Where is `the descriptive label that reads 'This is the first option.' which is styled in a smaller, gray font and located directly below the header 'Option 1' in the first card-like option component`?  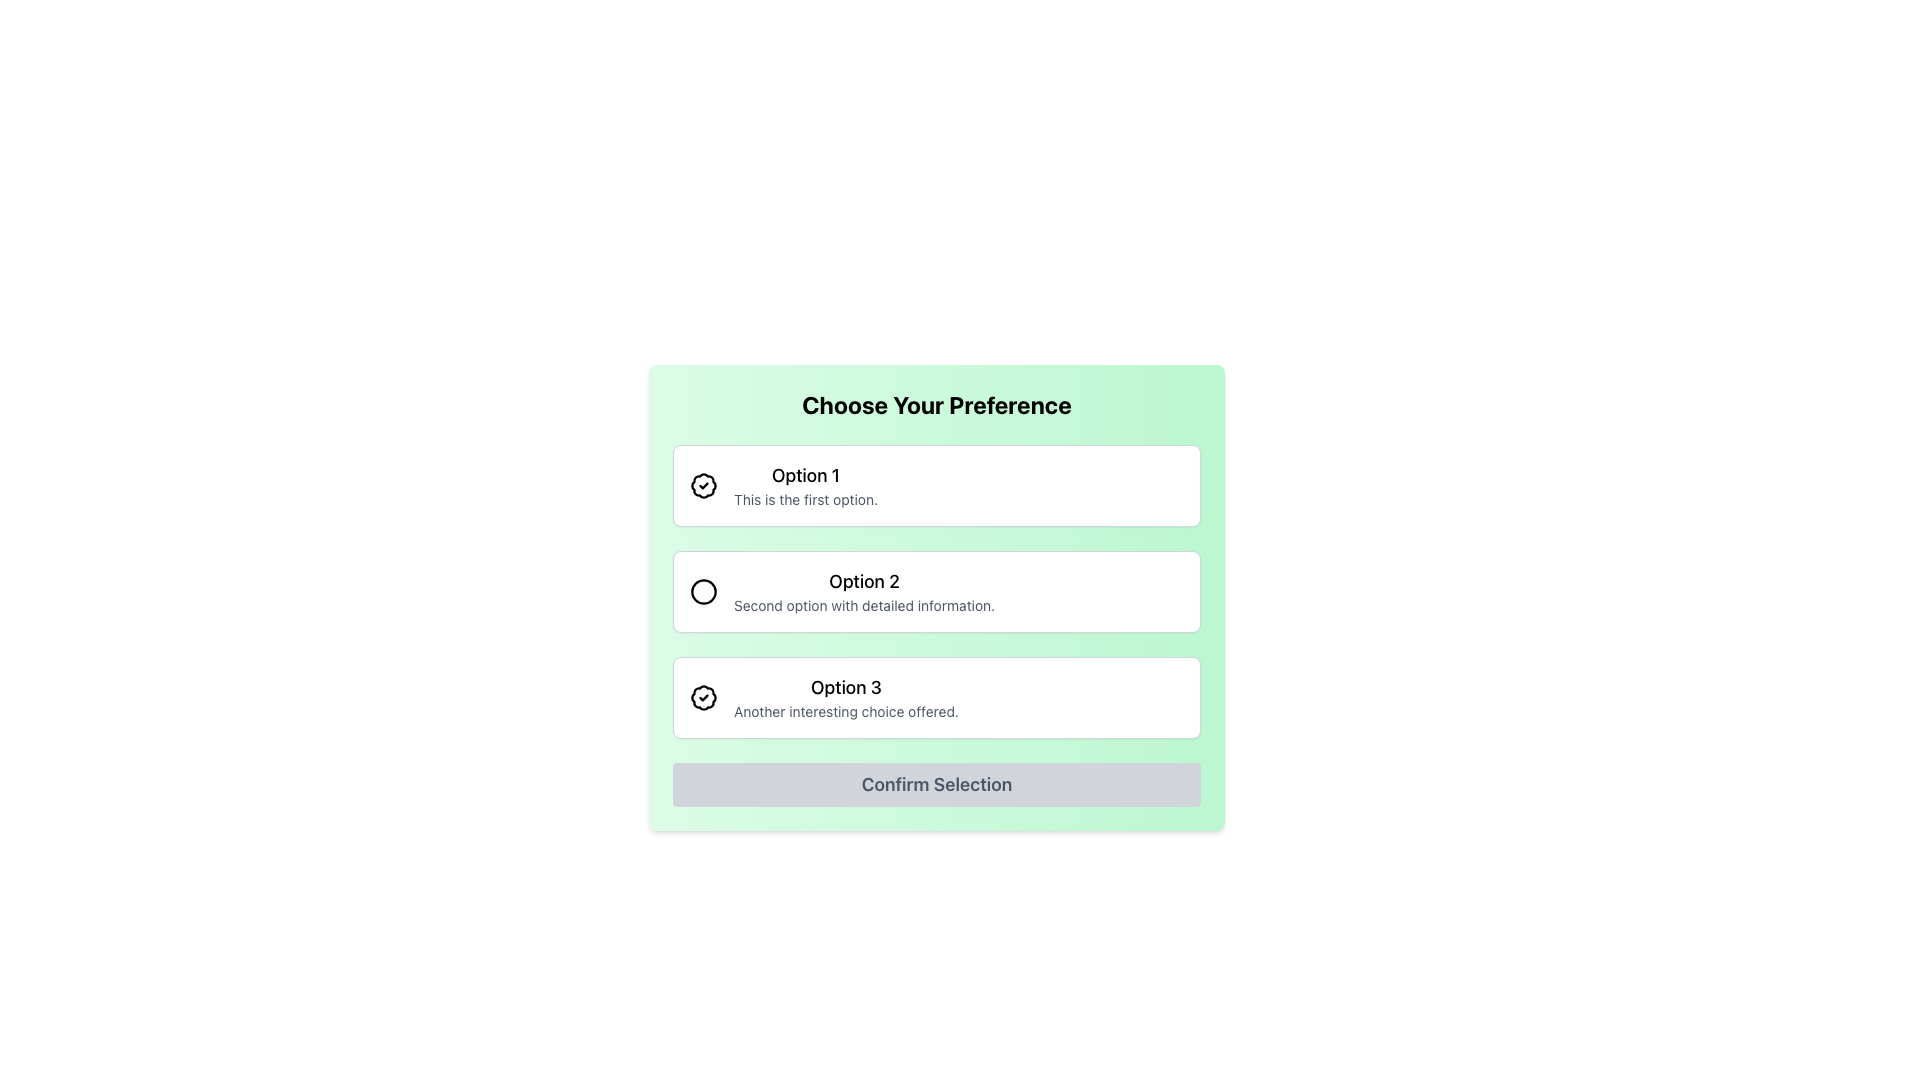
the descriptive label that reads 'This is the first option.' which is styled in a smaller, gray font and located directly below the header 'Option 1' in the first card-like option component is located at coordinates (806, 499).